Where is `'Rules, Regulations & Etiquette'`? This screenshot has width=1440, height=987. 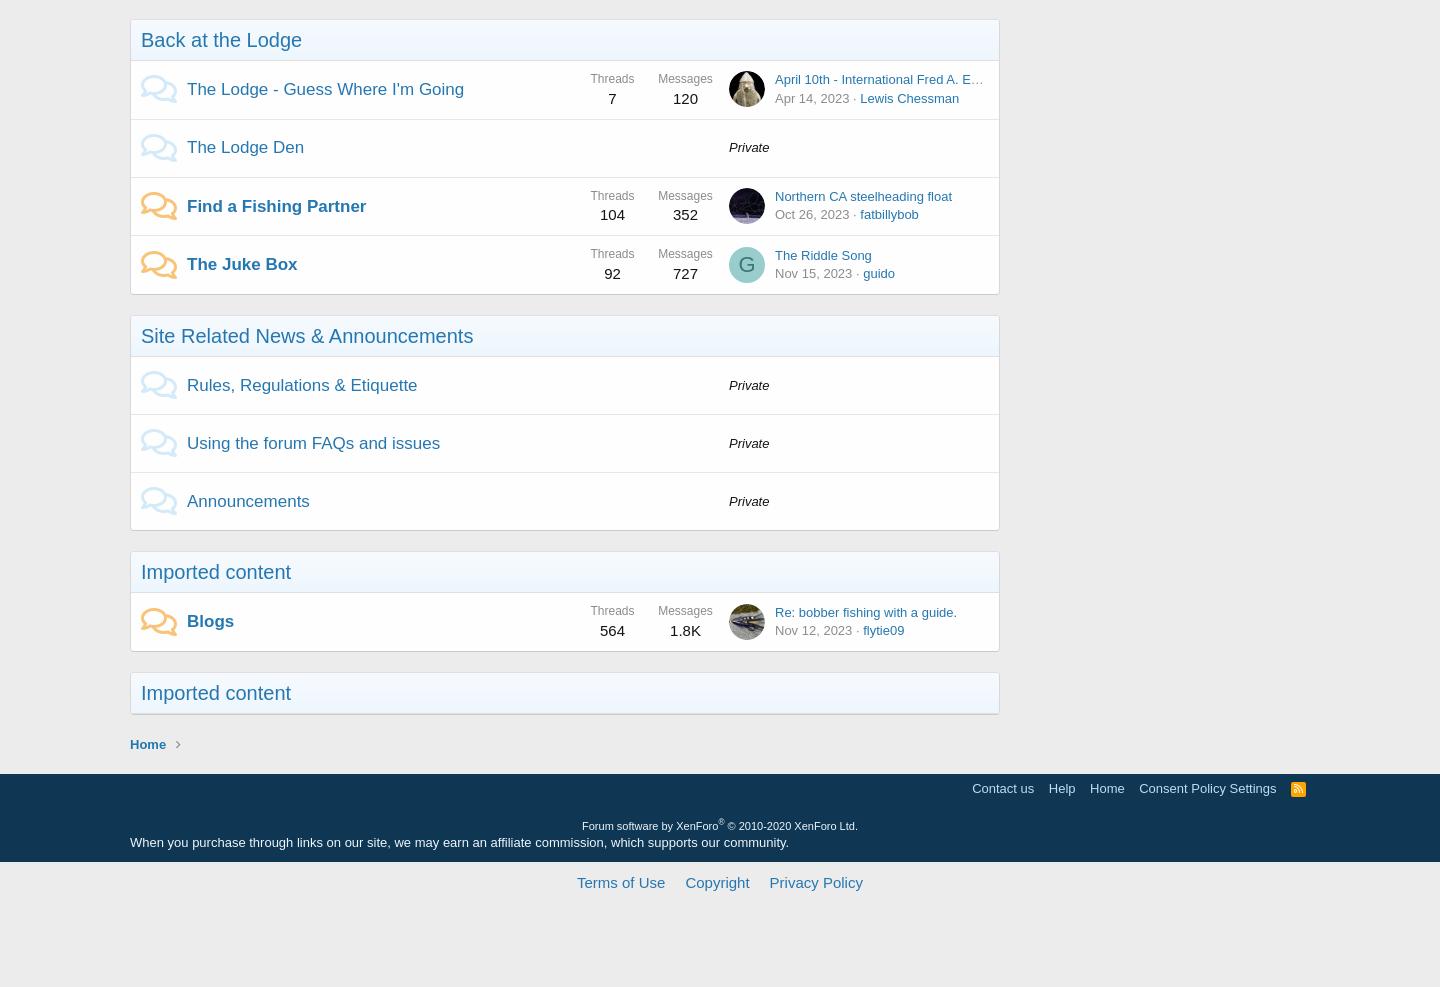
'Rules, Regulations & Etiquette' is located at coordinates (187, 384).